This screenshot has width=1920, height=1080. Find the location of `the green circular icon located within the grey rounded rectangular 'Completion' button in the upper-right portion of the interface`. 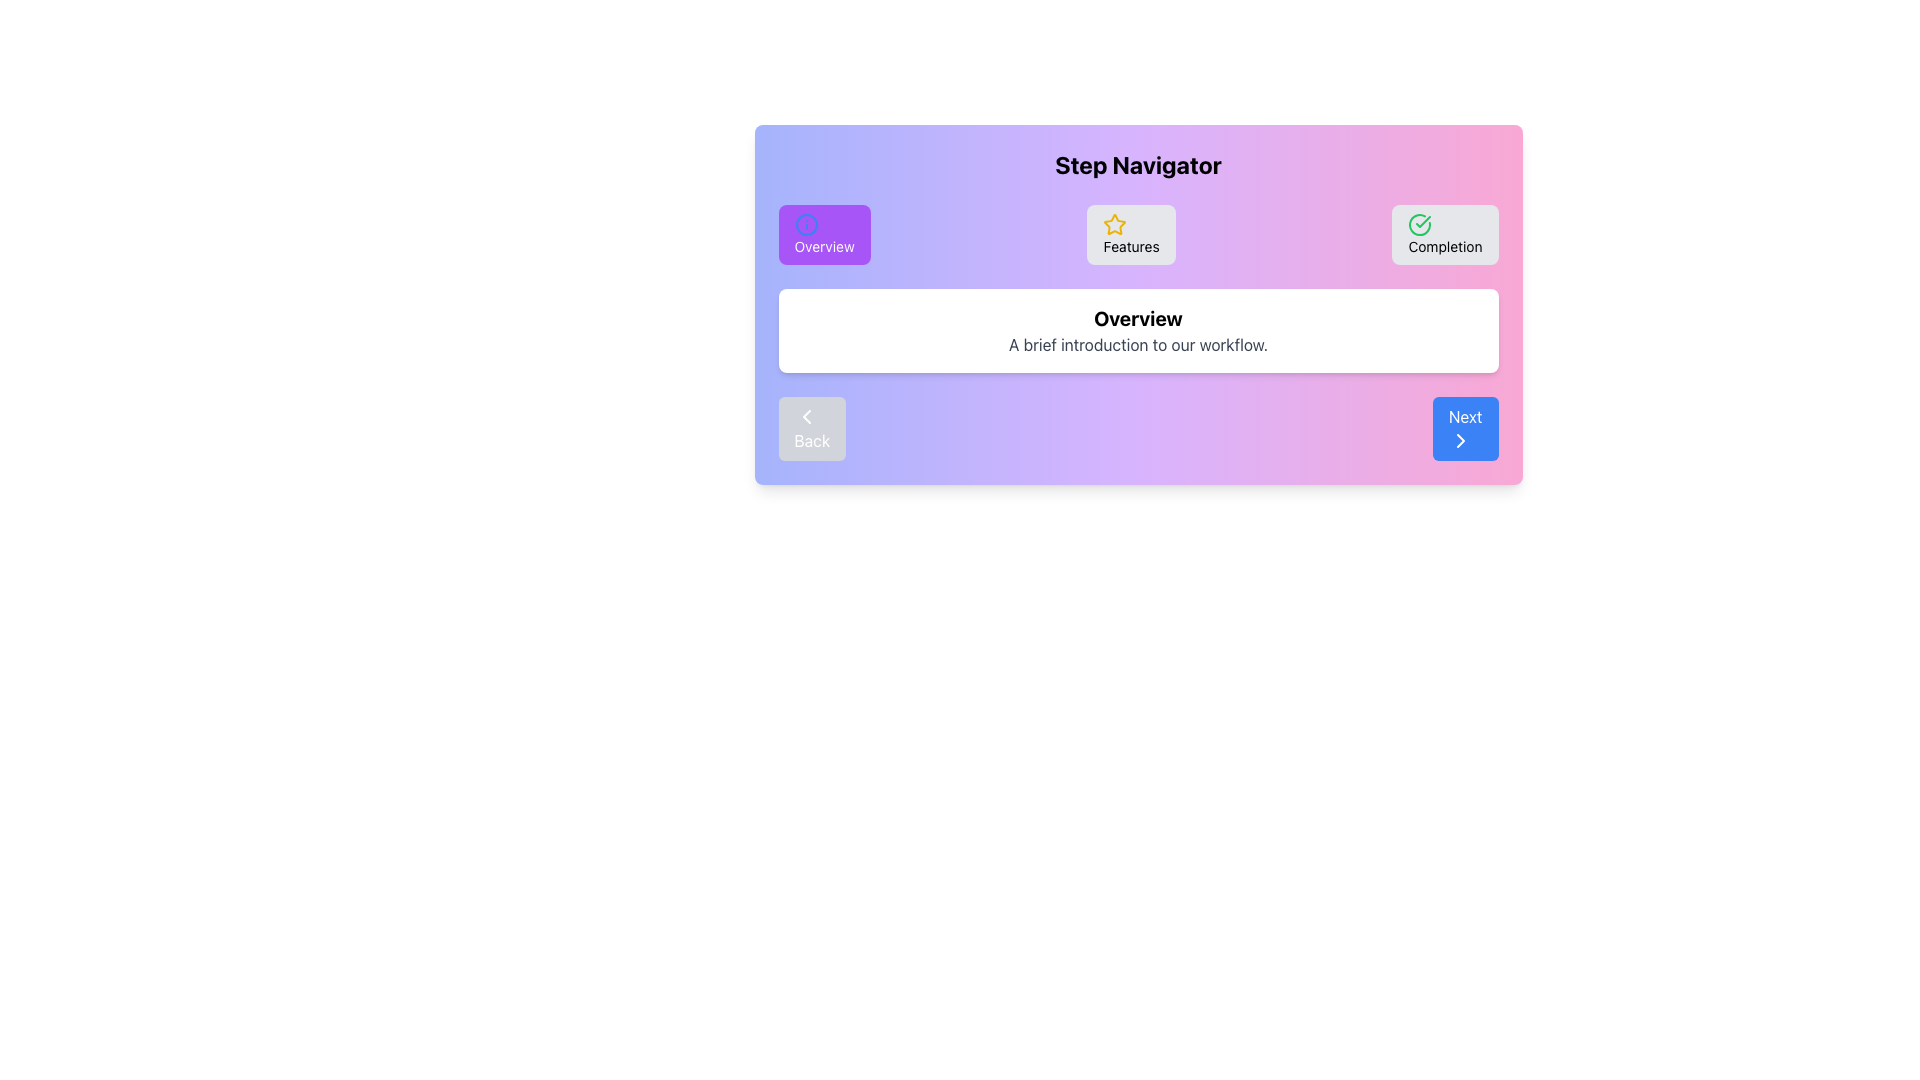

the green circular icon located within the grey rounded rectangular 'Completion' button in the upper-right portion of the interface is located at coordinates (1419, 224).